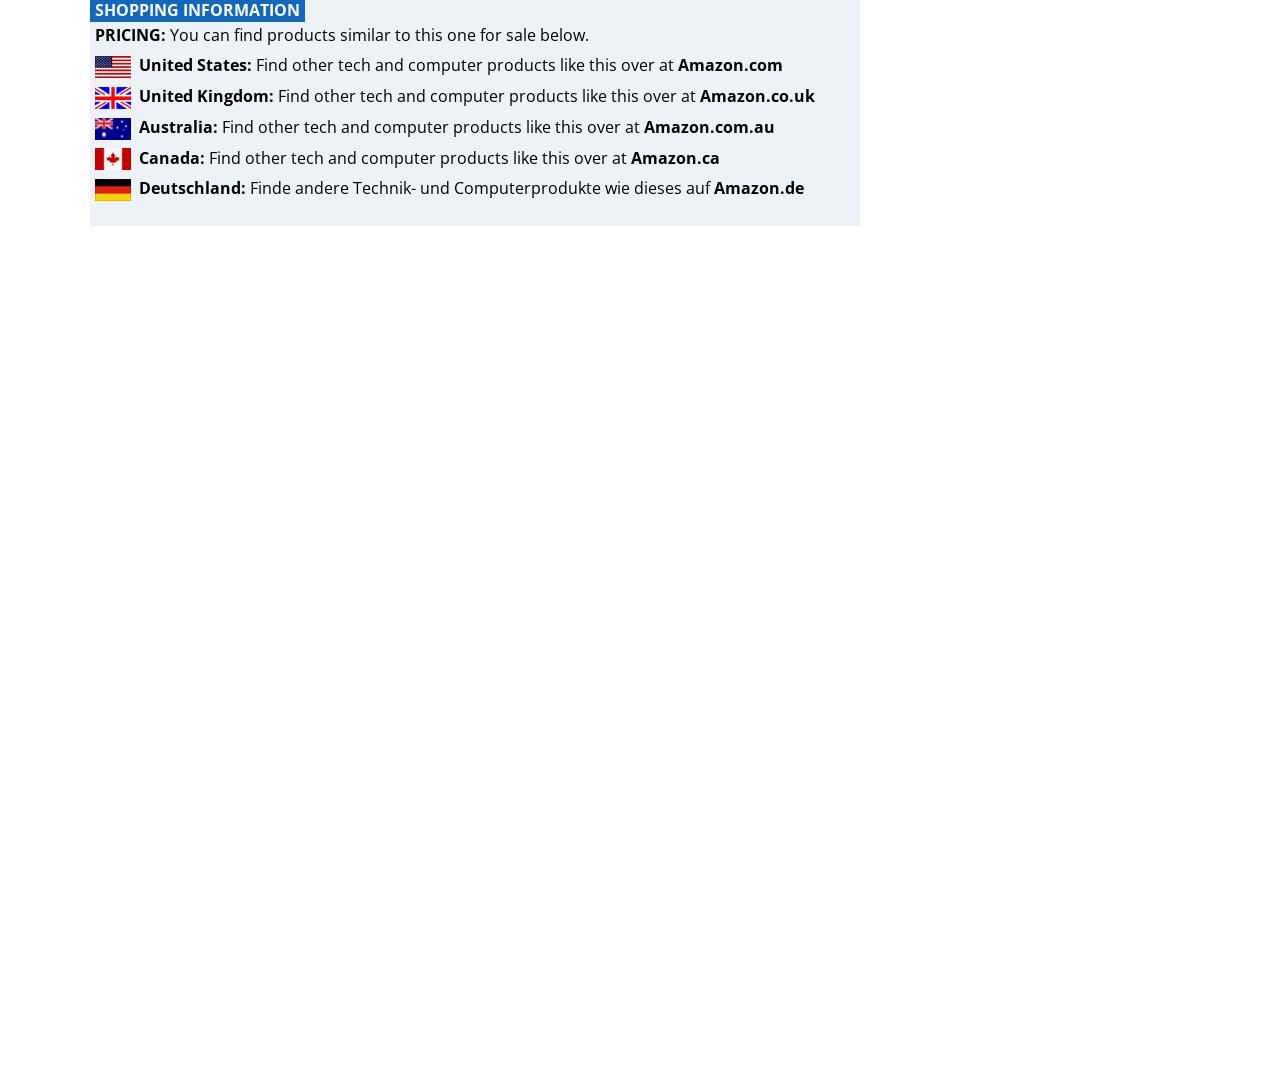 The image size is (1280, 1069). What do you see at coordinates (195, 63) in the screenshot?
I see `'United States:'` at bounding box center [195, 63].